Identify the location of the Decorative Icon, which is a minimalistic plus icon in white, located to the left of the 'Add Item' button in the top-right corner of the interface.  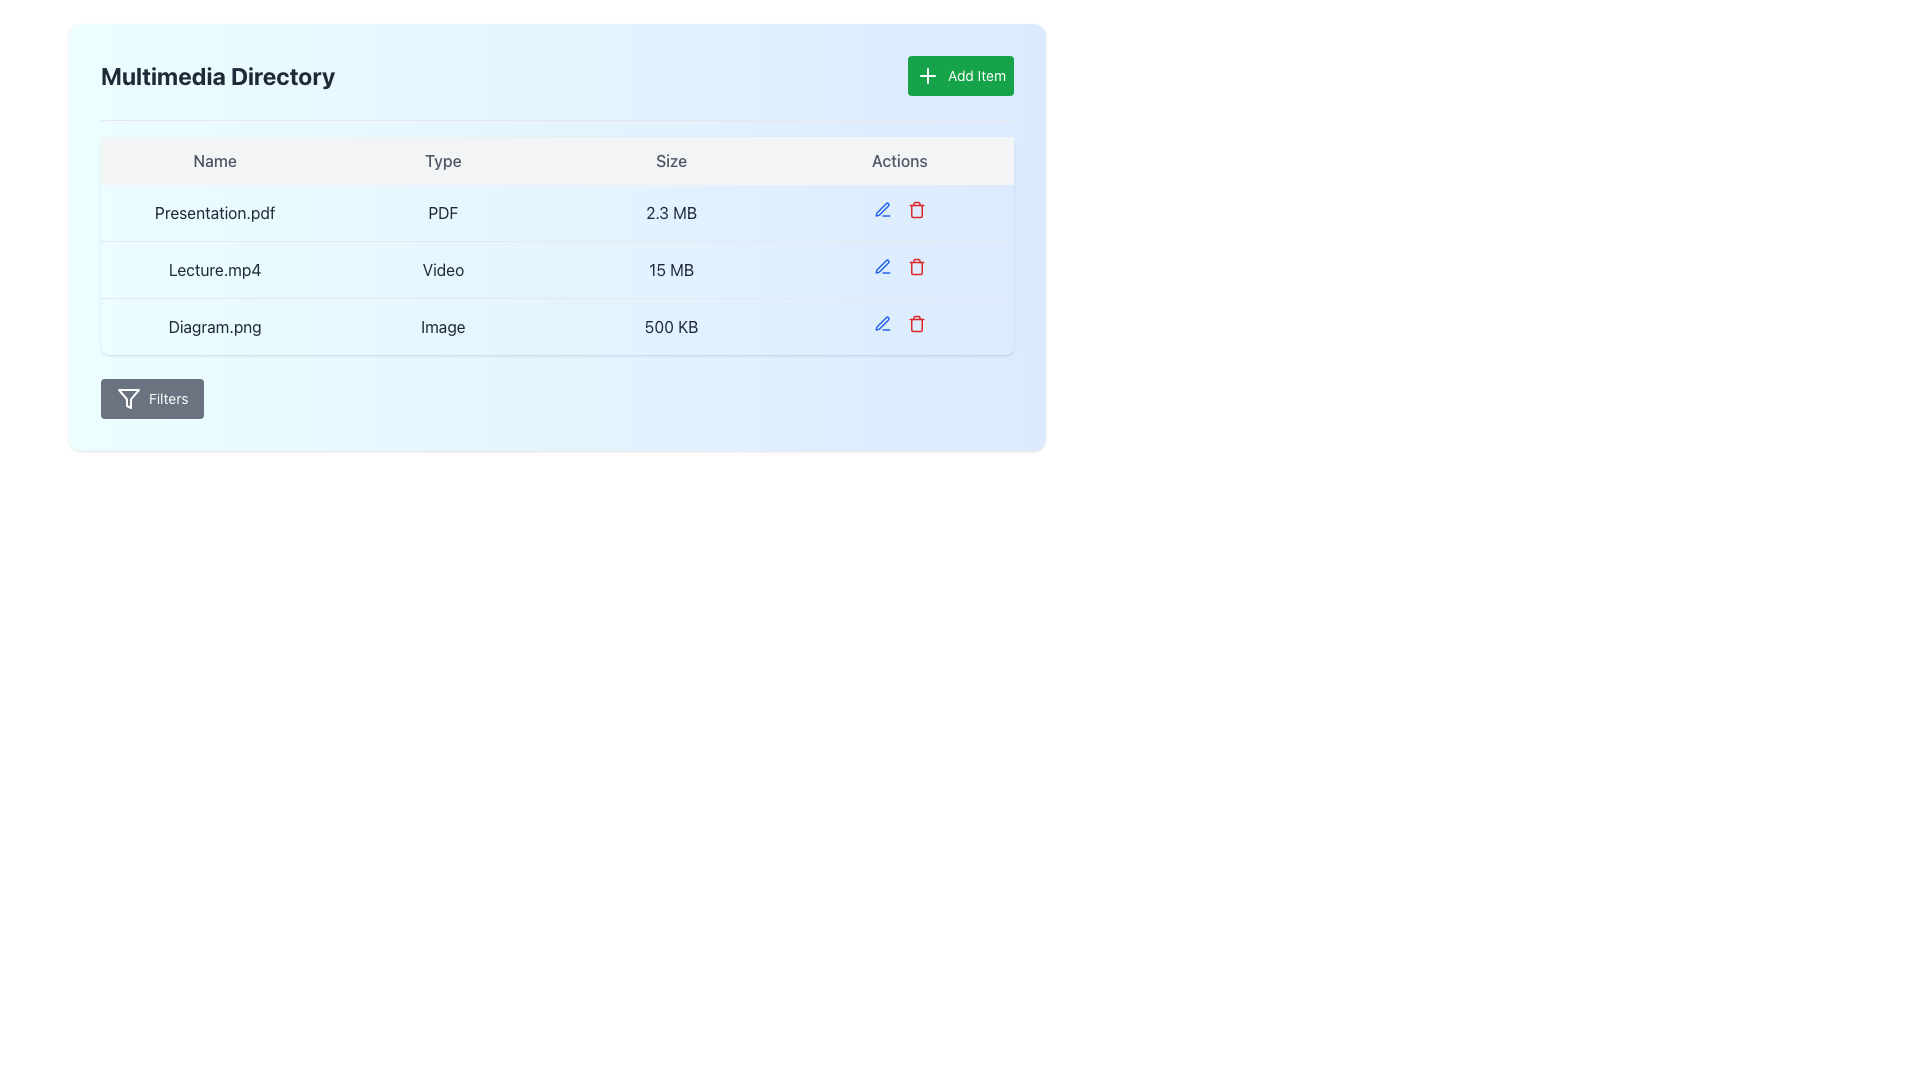
(927, 75).